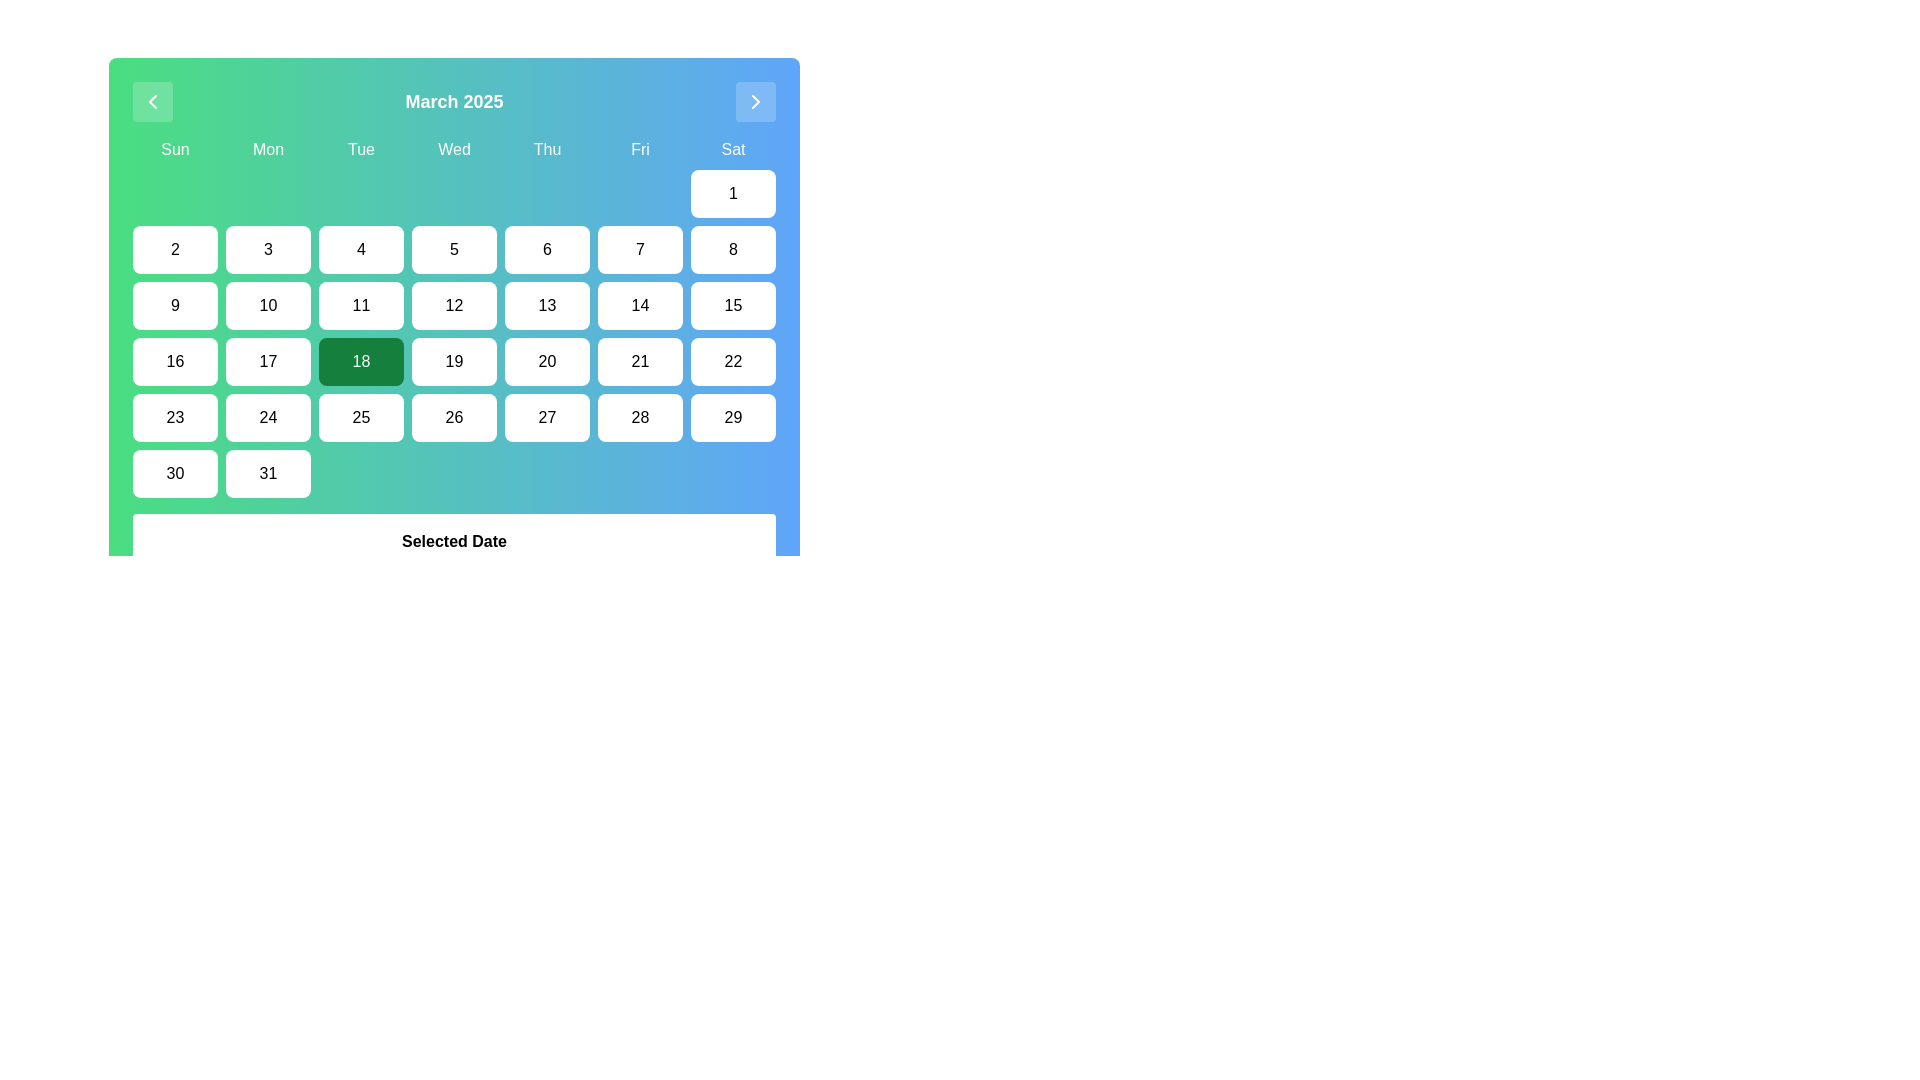 The image size is (1920, 1080). Describe the element at coordinates (547, 416) in the screenshot. I see `the button representing the 27th day of the month in the calendar, located in the last row and fifth from the left` at that location.